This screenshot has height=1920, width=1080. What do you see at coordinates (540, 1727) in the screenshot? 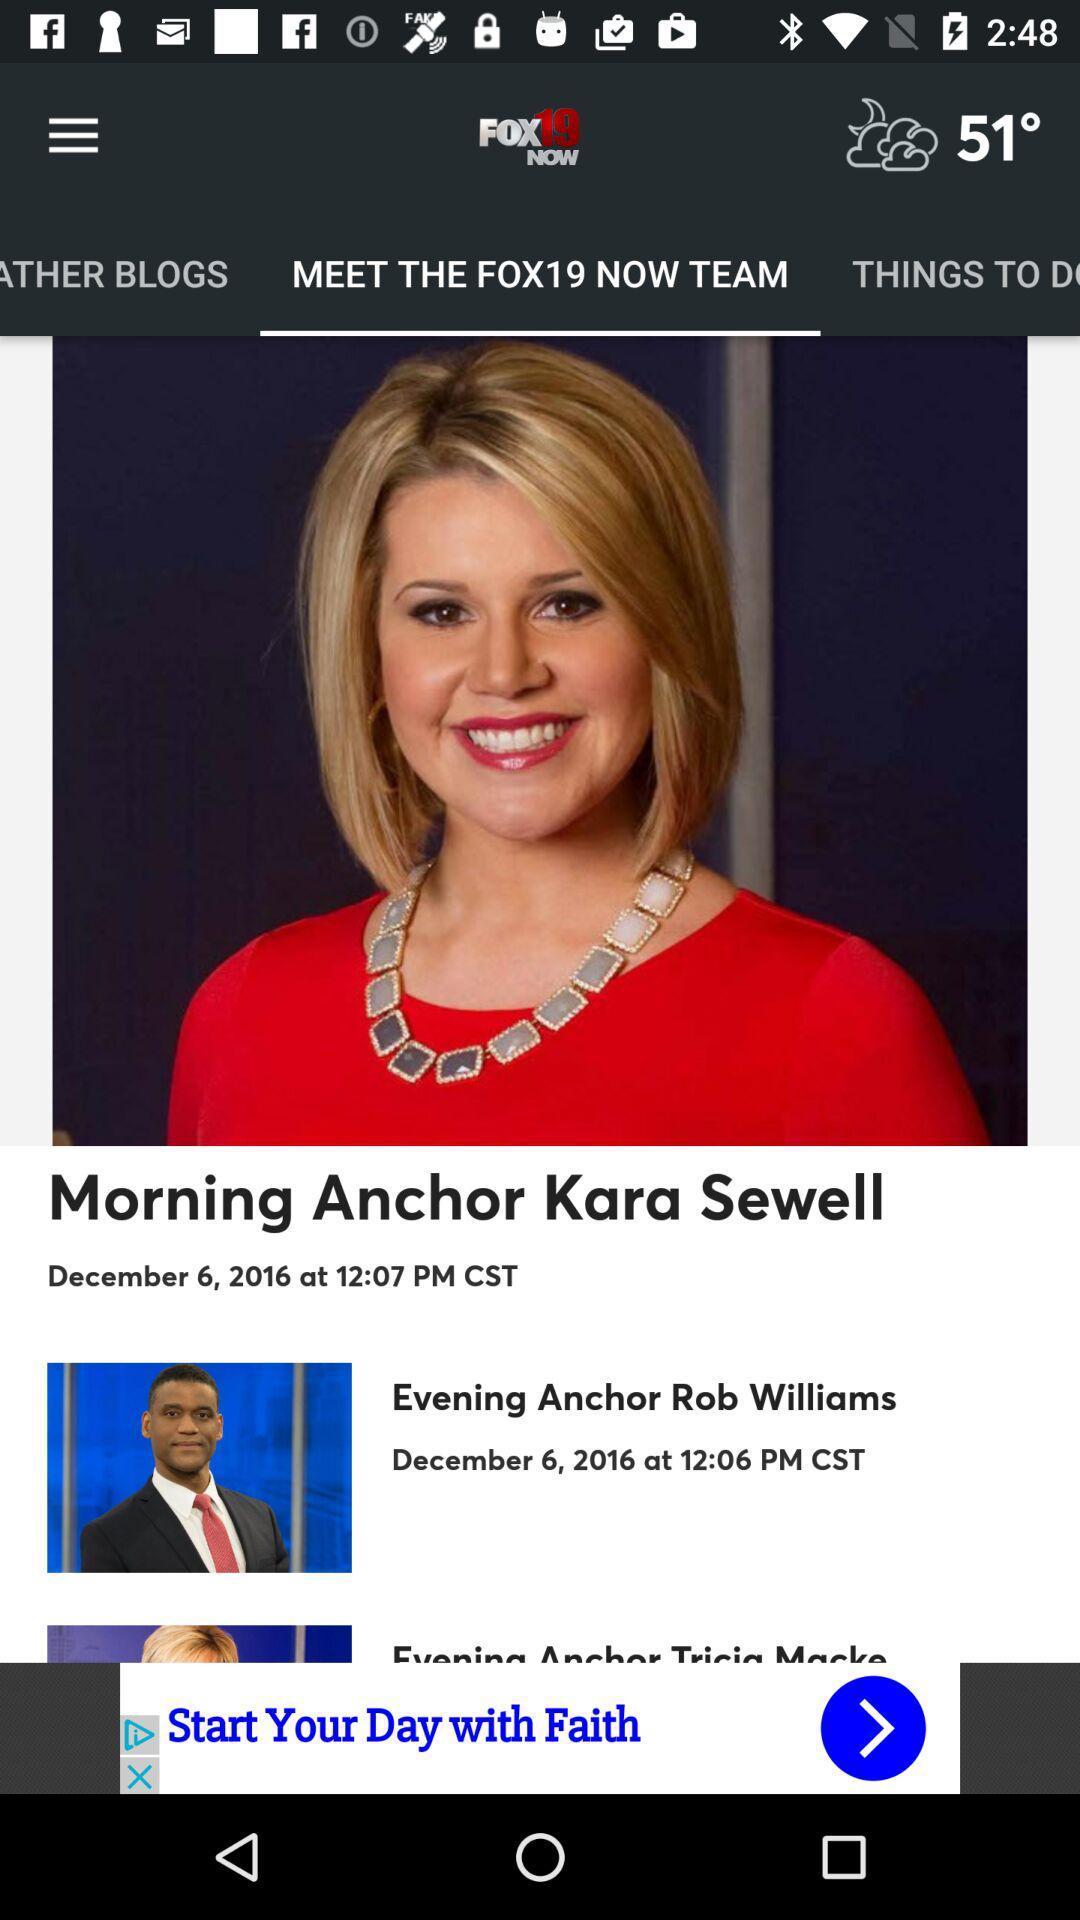
I see `details about advertisement` at bounding box center [540, 1727].